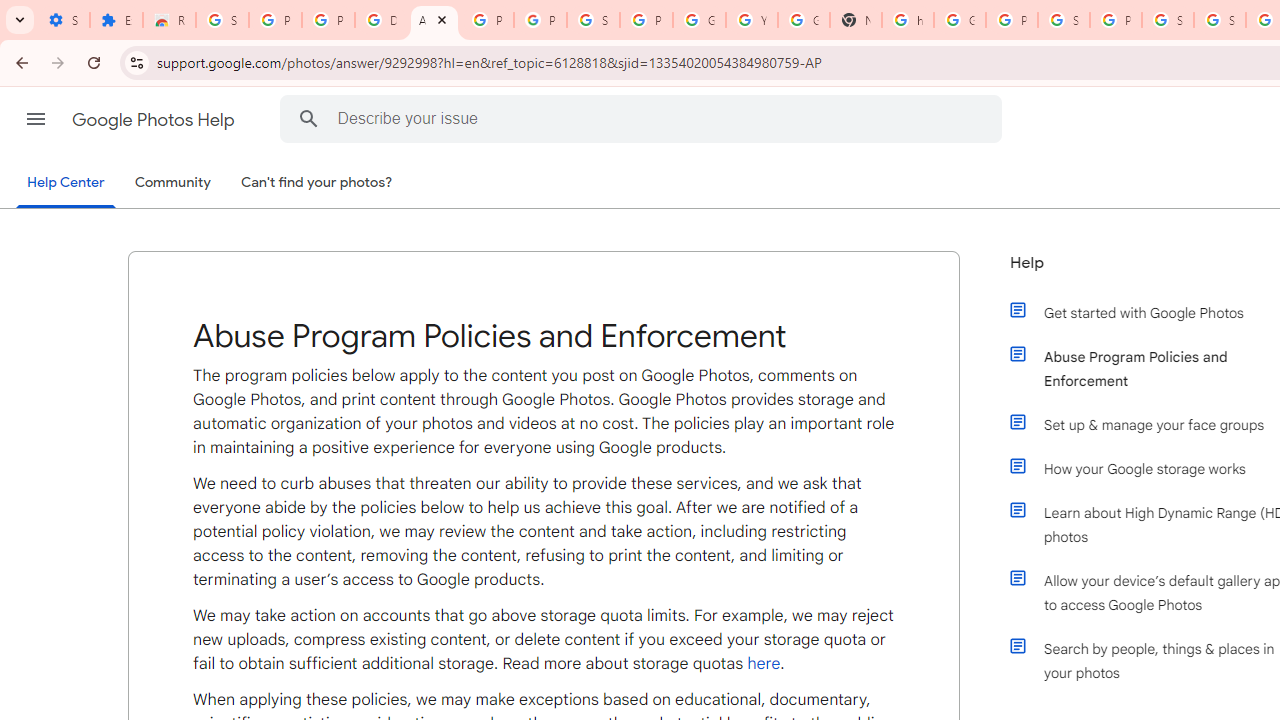 This screenshot has width=1280, height=720. What do you see at coordinates (63, 20) in the screenshot?
I see `'Settings - On startup'` at bounding box center [63, 20].